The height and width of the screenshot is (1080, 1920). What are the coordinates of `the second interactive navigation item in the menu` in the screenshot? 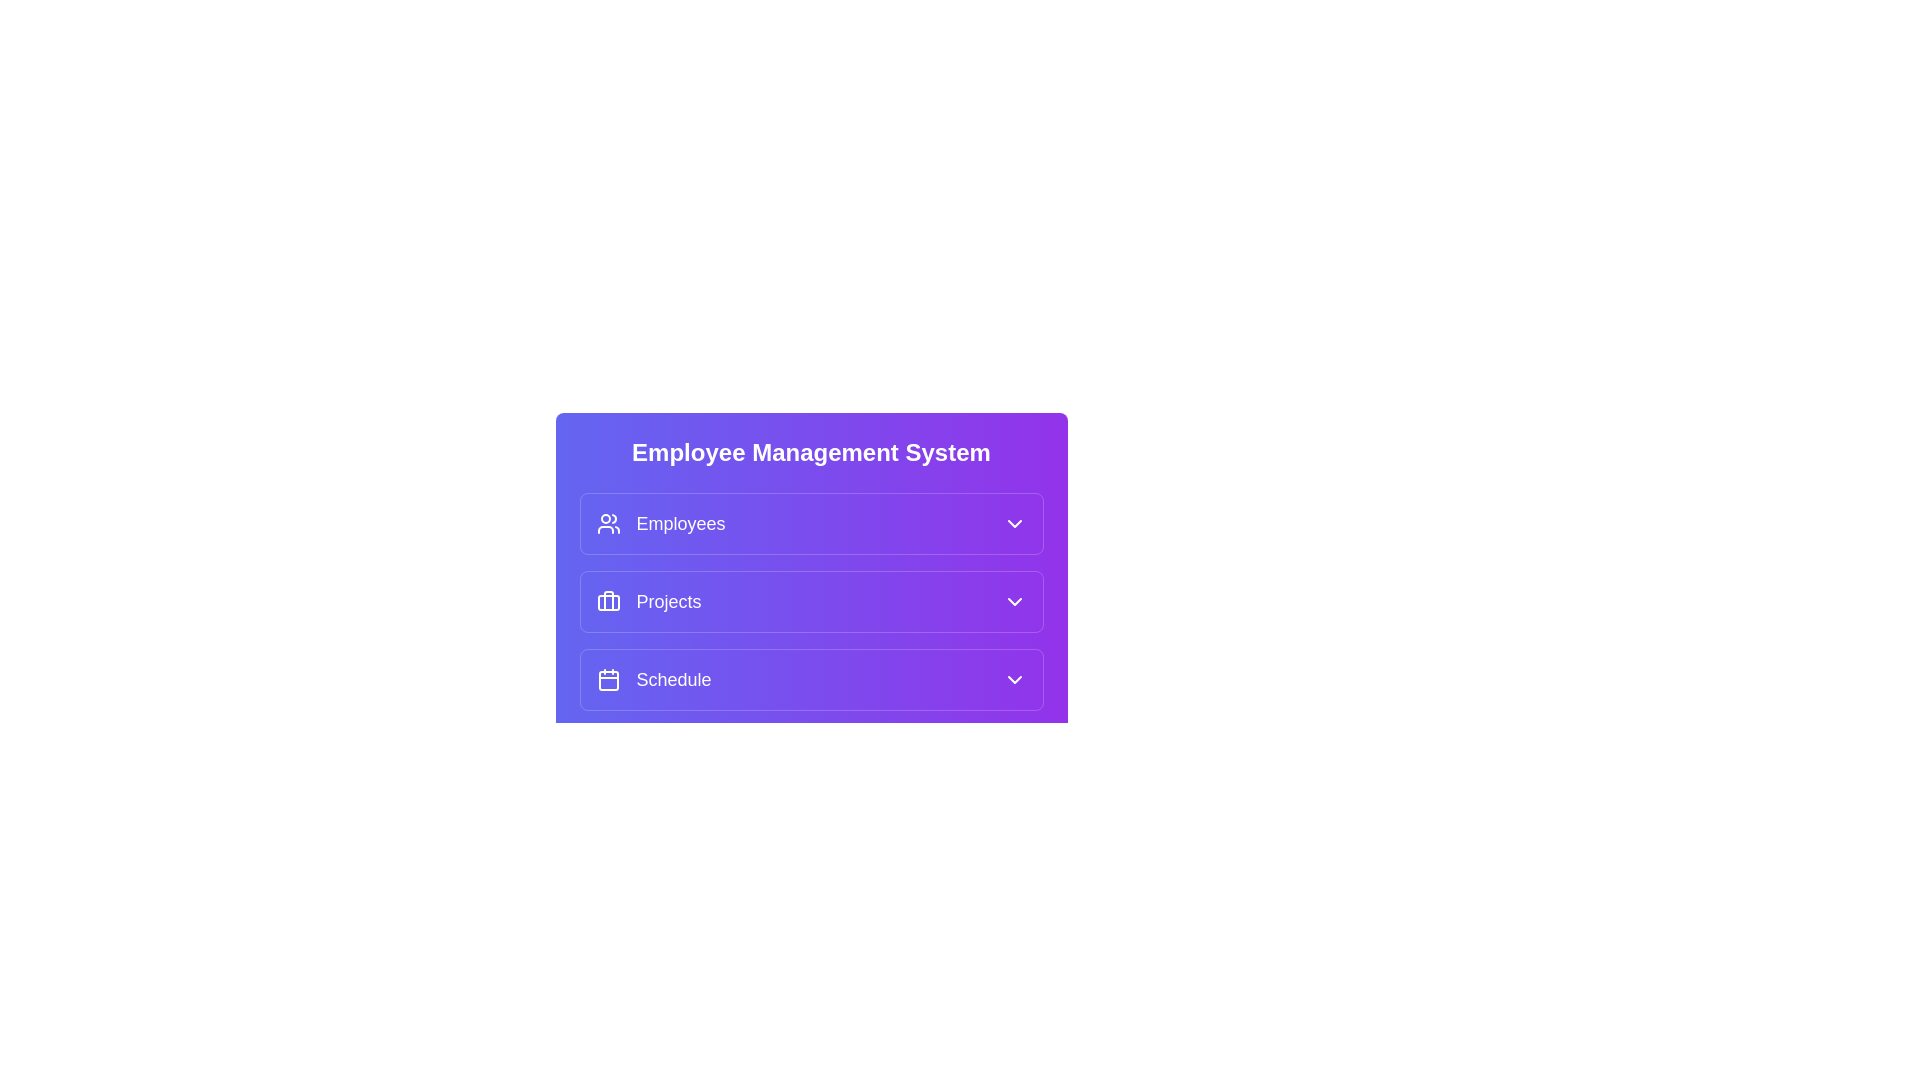 It's located at (811, 600).